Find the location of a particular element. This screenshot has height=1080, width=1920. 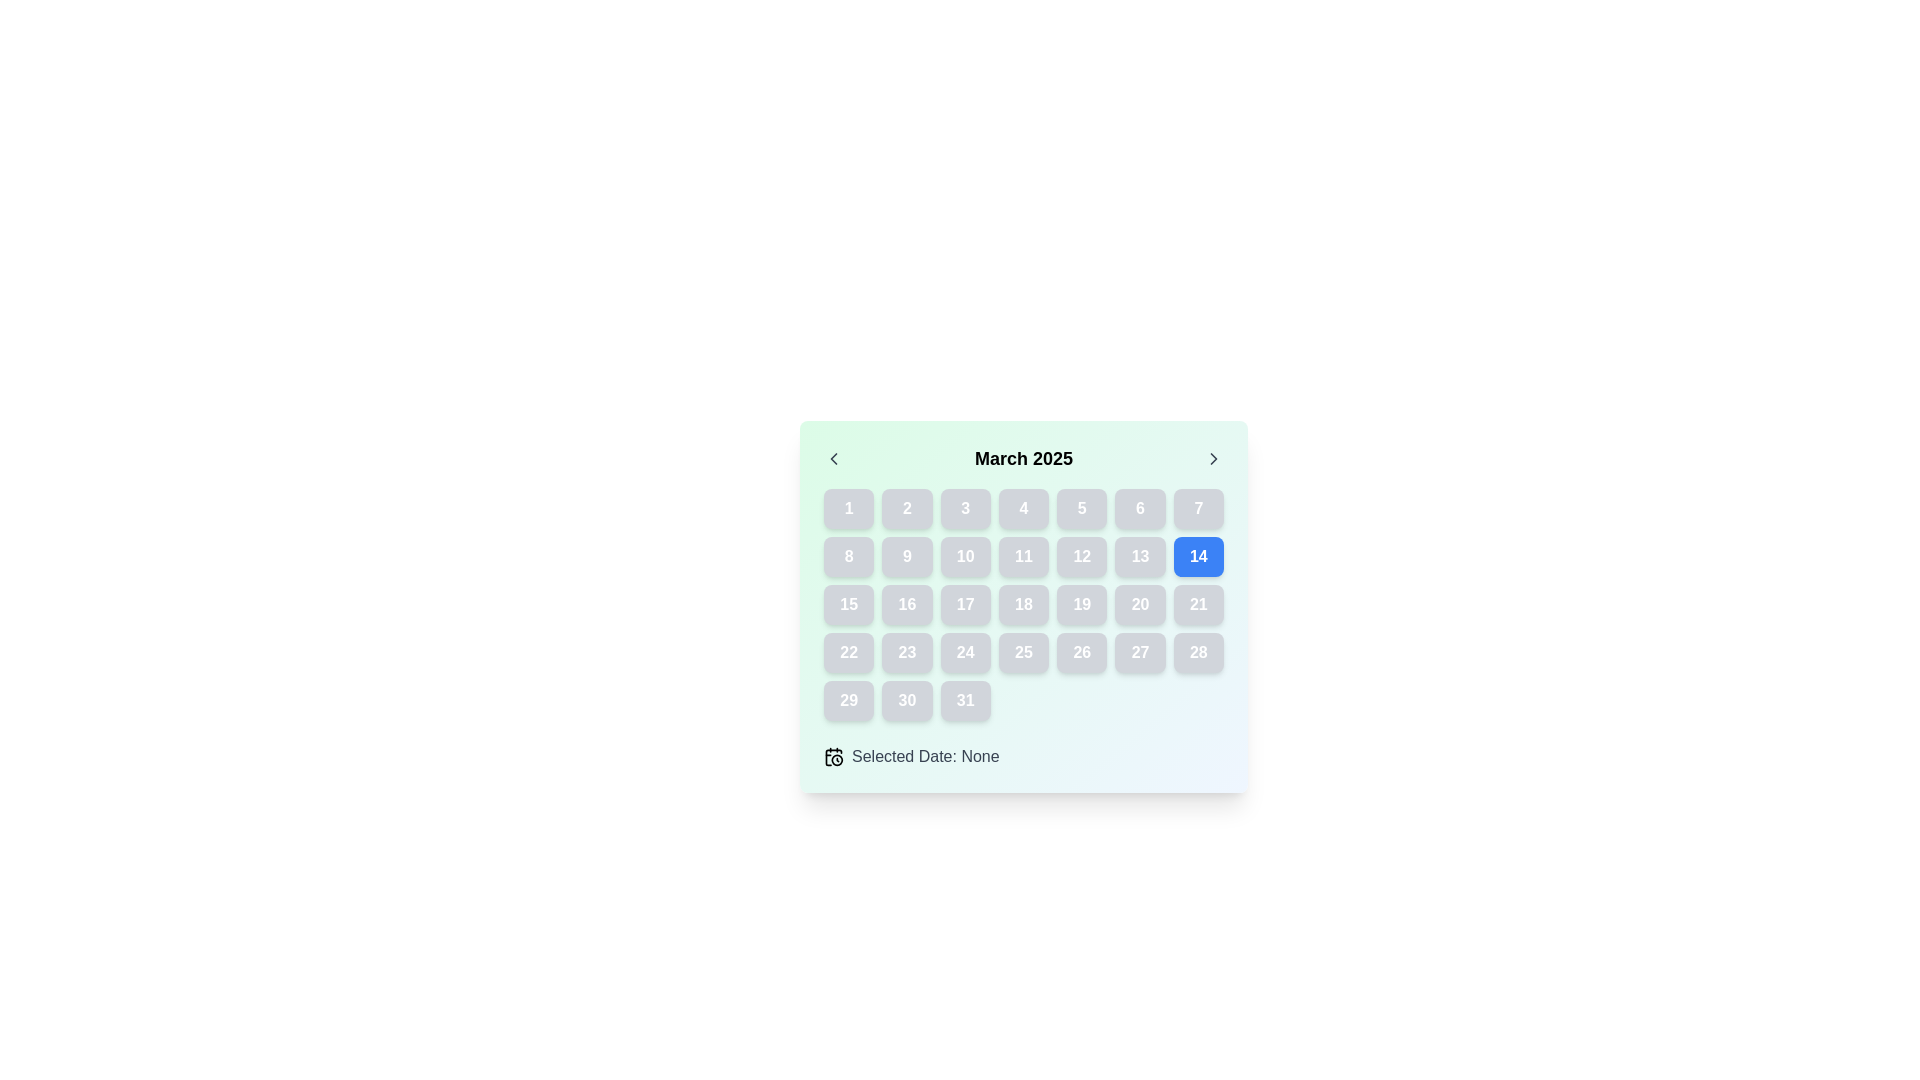

the button is located at coordinates (965, 556).